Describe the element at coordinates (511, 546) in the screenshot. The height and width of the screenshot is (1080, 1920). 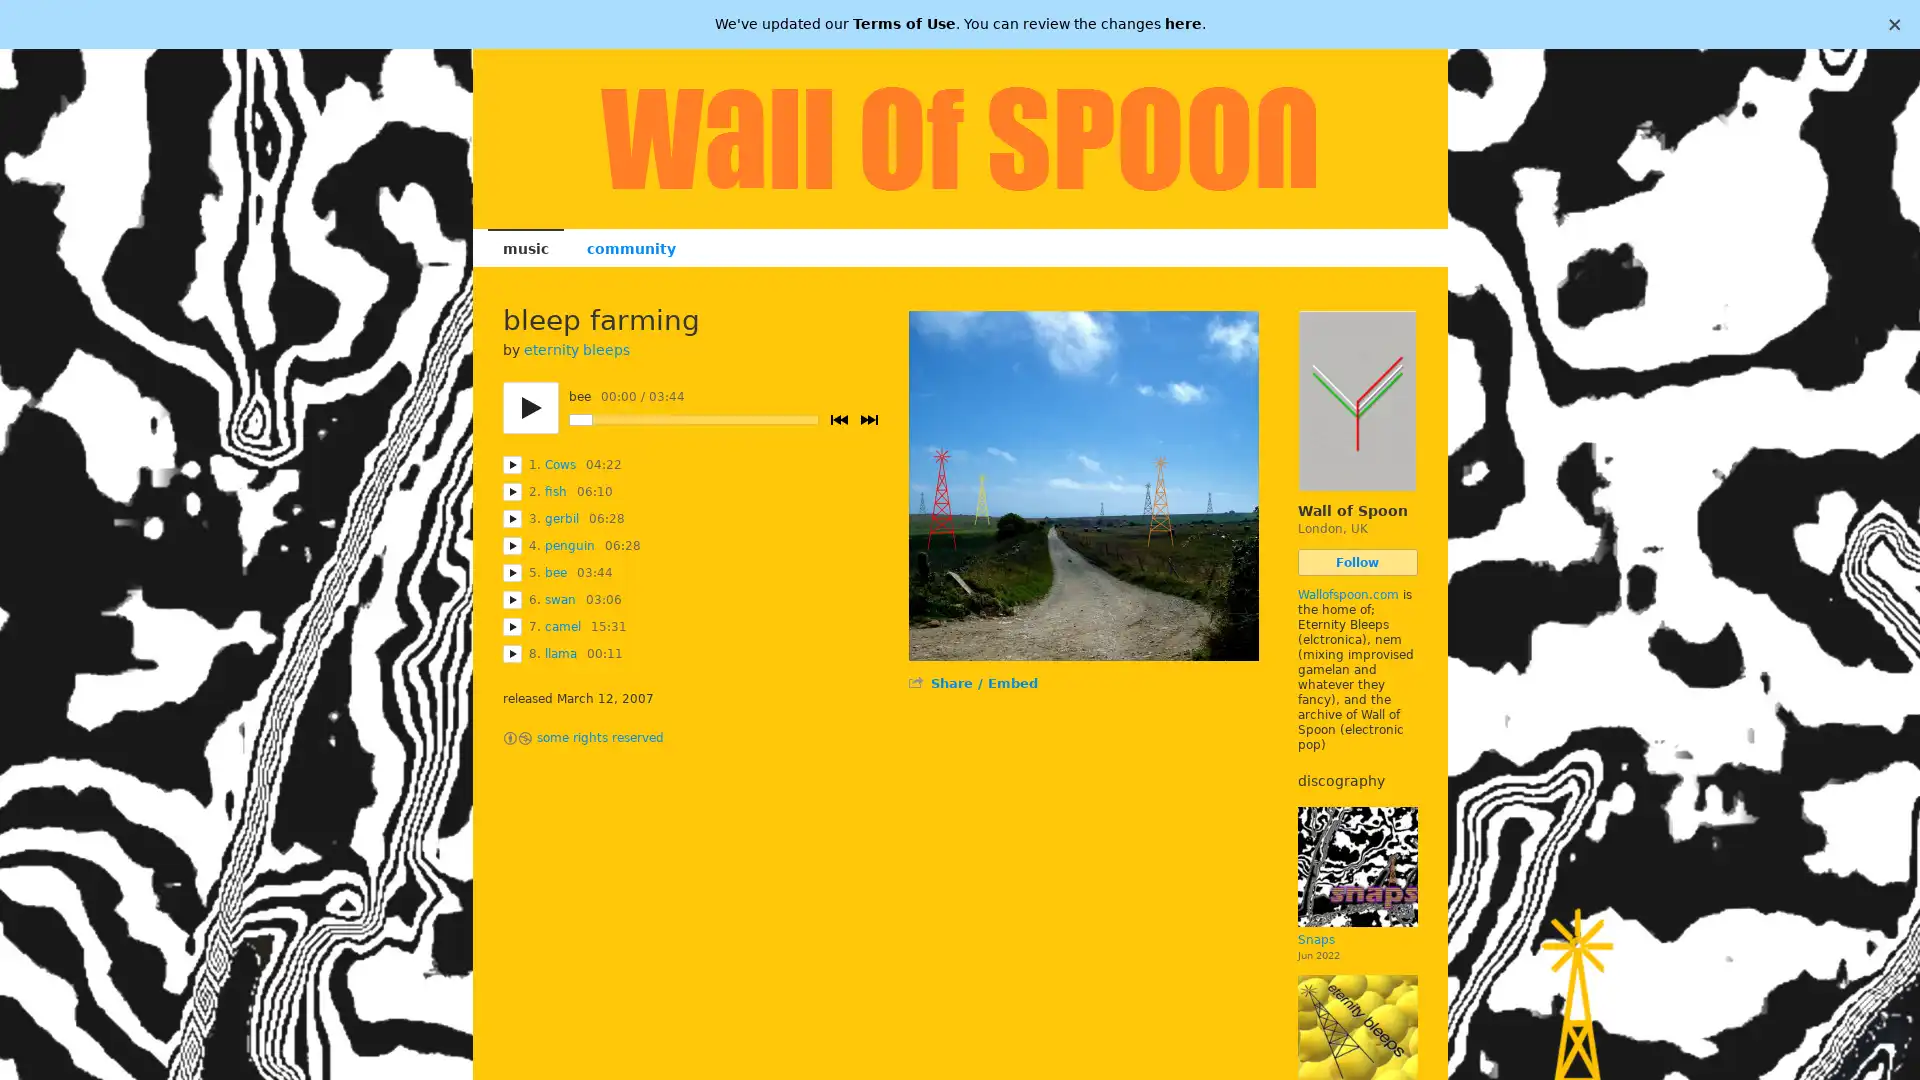
I see `Play penguin` at that location.